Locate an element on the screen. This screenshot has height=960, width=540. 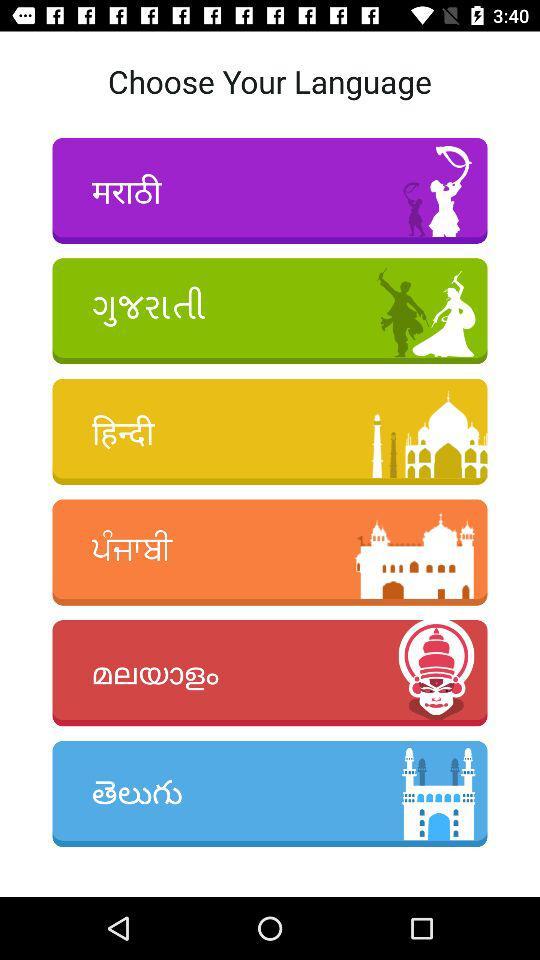
item below choose your language is located at coordinates (270, 190).